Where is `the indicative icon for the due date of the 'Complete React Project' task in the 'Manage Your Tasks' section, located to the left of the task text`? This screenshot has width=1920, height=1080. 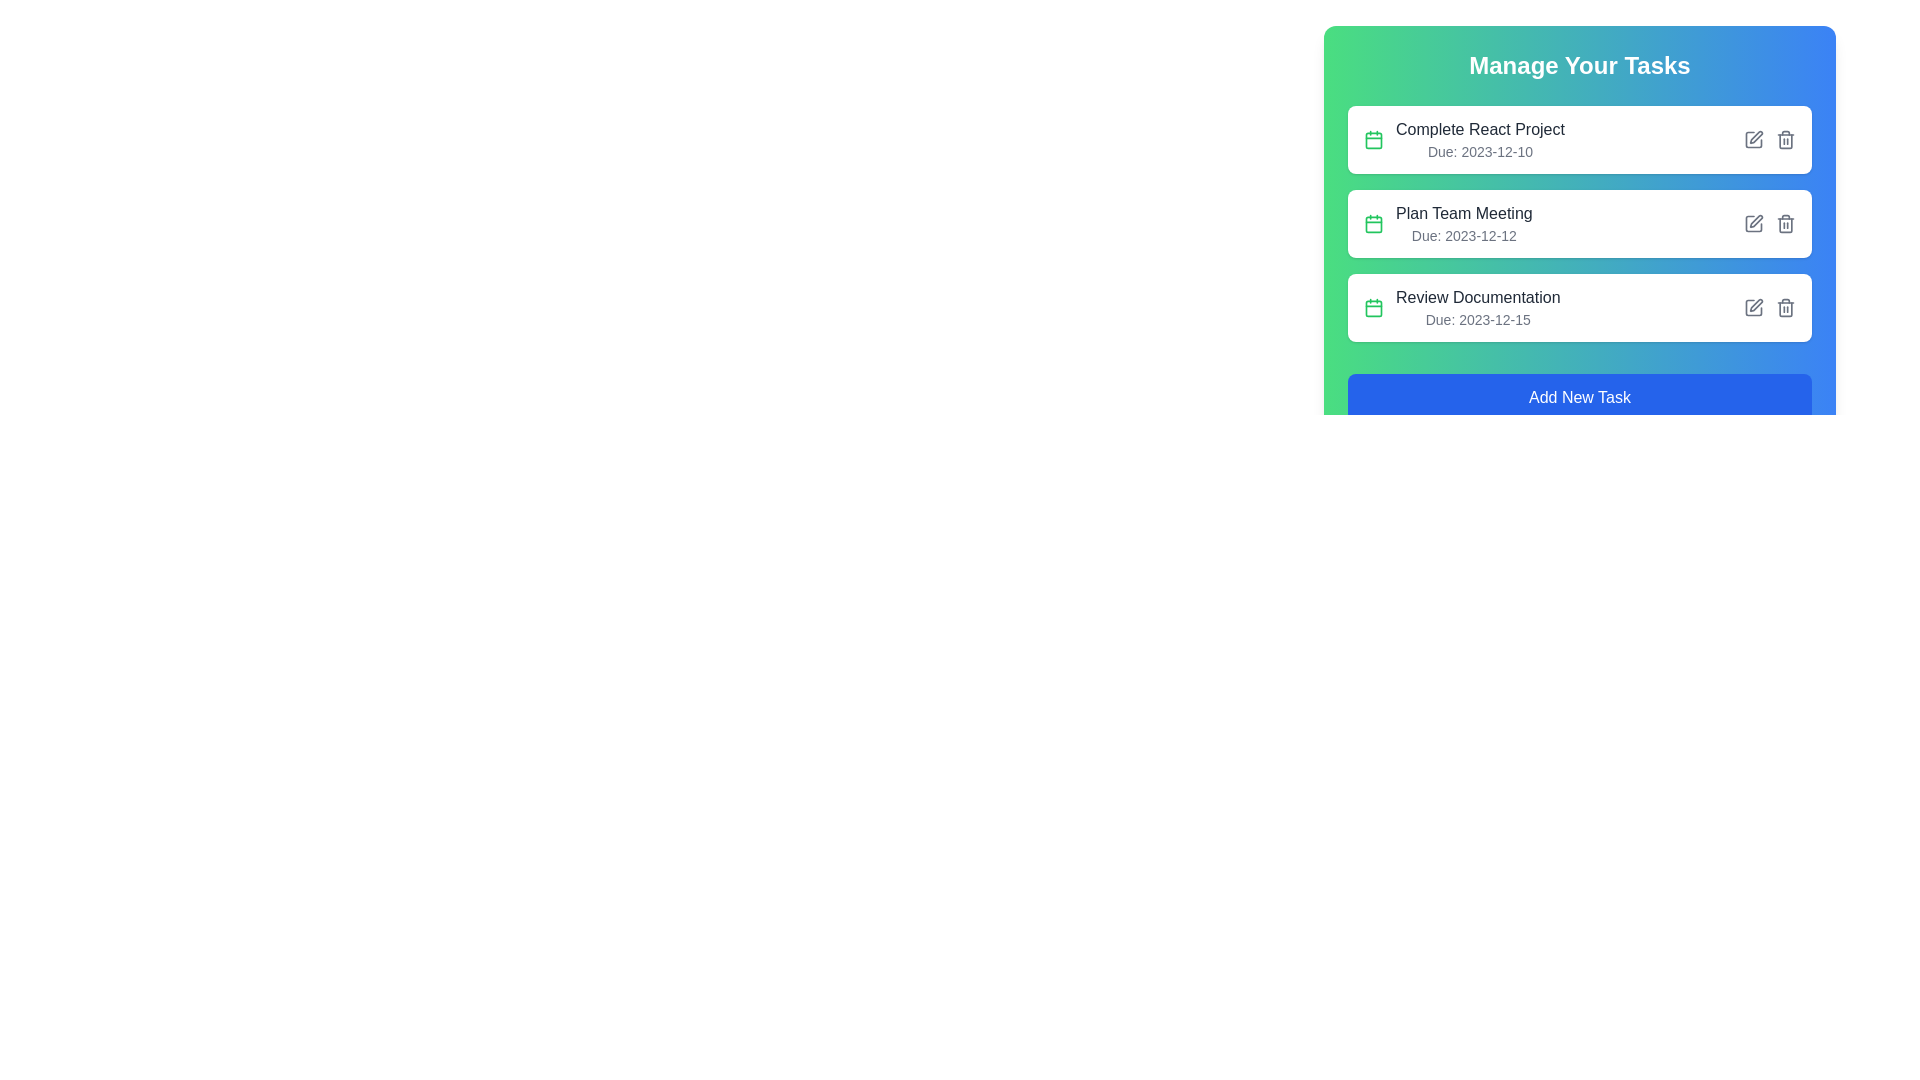 the indicative icon for the due date of the 'Complete React Project' task in the 'Manage Your Tasks' section, located to the left of the task text is located at coordinates (1372, 138).